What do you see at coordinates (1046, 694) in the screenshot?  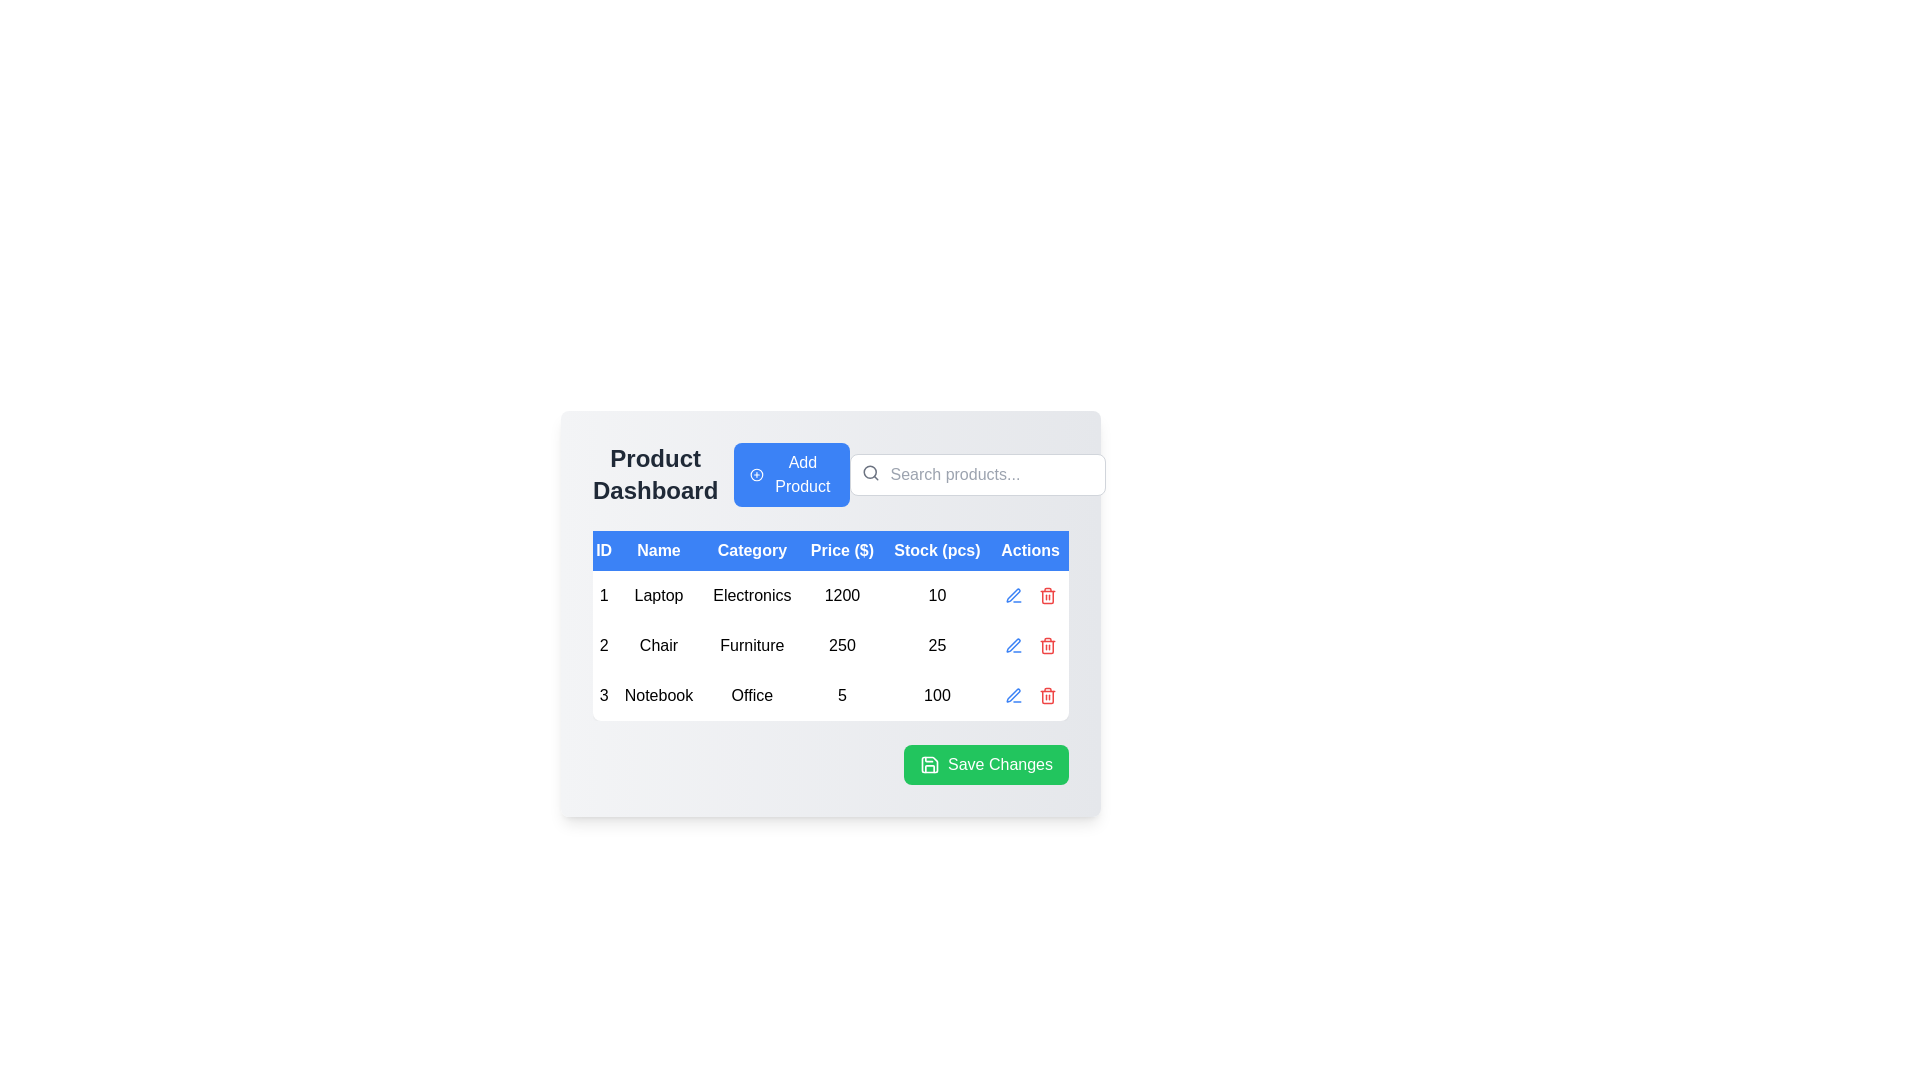 I see `the delete icon button in the 'Actions' column of the third row` at bounding box center [1046, 694].